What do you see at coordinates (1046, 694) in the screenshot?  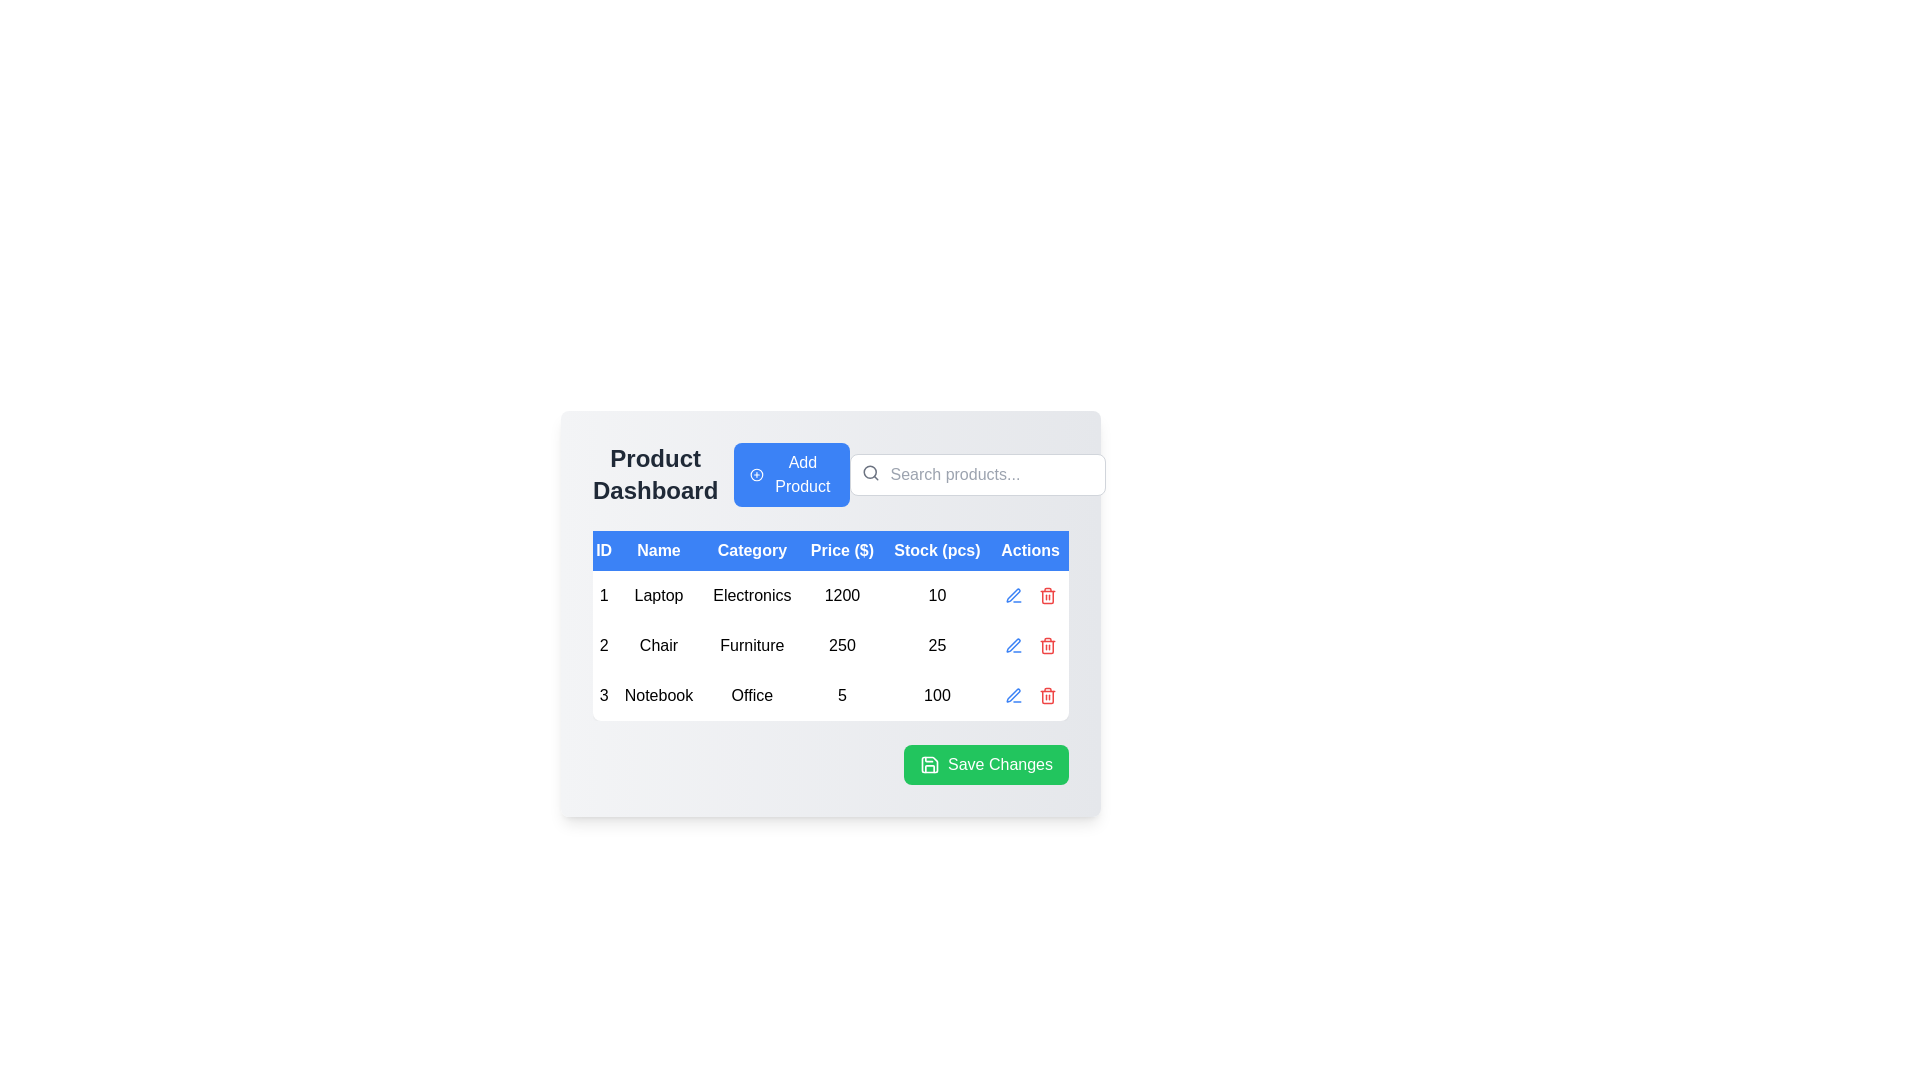 I see `the delete icon button in the 'Actions' column of the third row` at bounding box center [1046, 694].